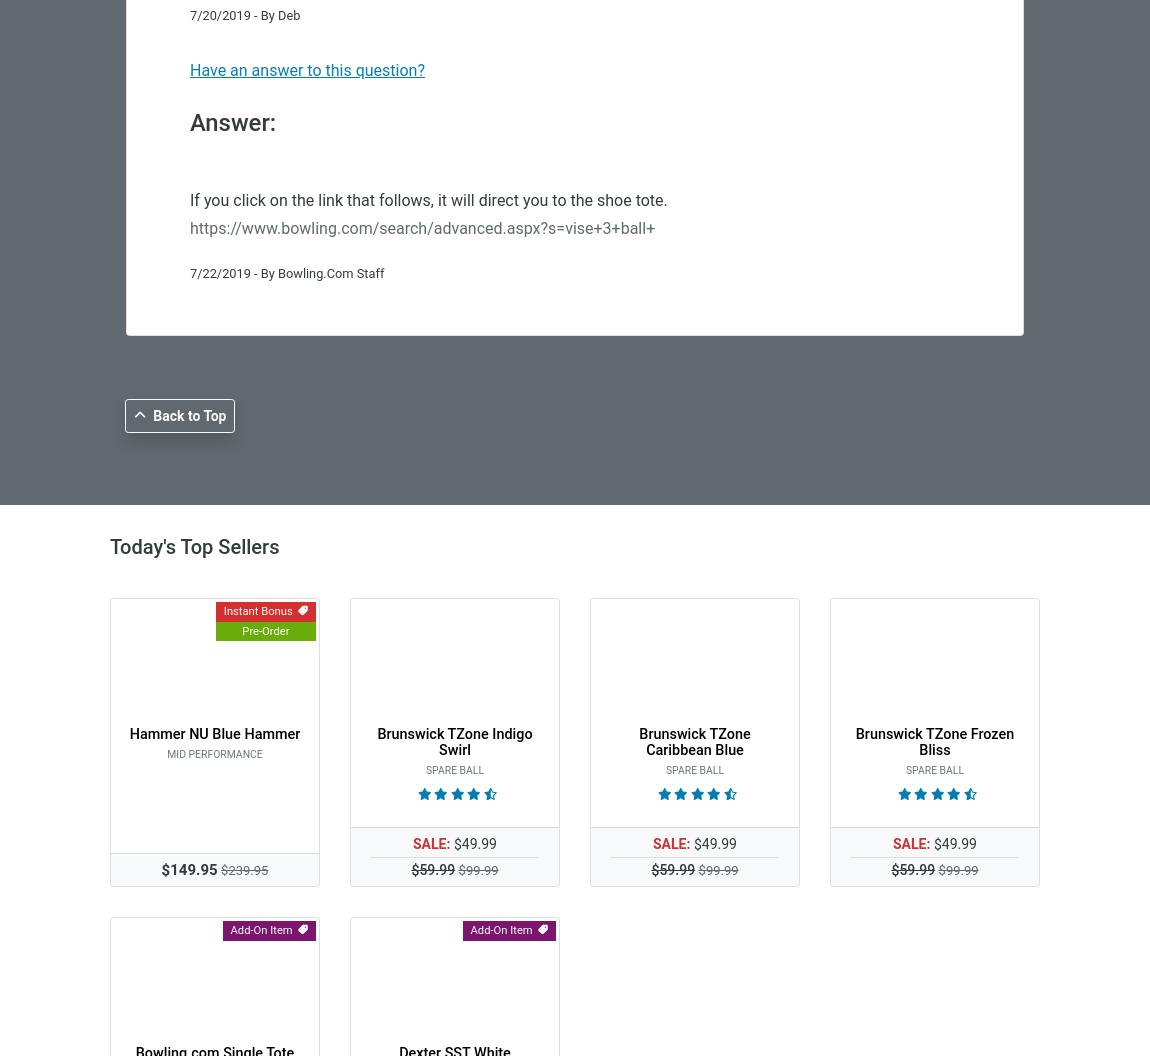  I want to click on 'Today's Top Sellers', so click(193, 547).